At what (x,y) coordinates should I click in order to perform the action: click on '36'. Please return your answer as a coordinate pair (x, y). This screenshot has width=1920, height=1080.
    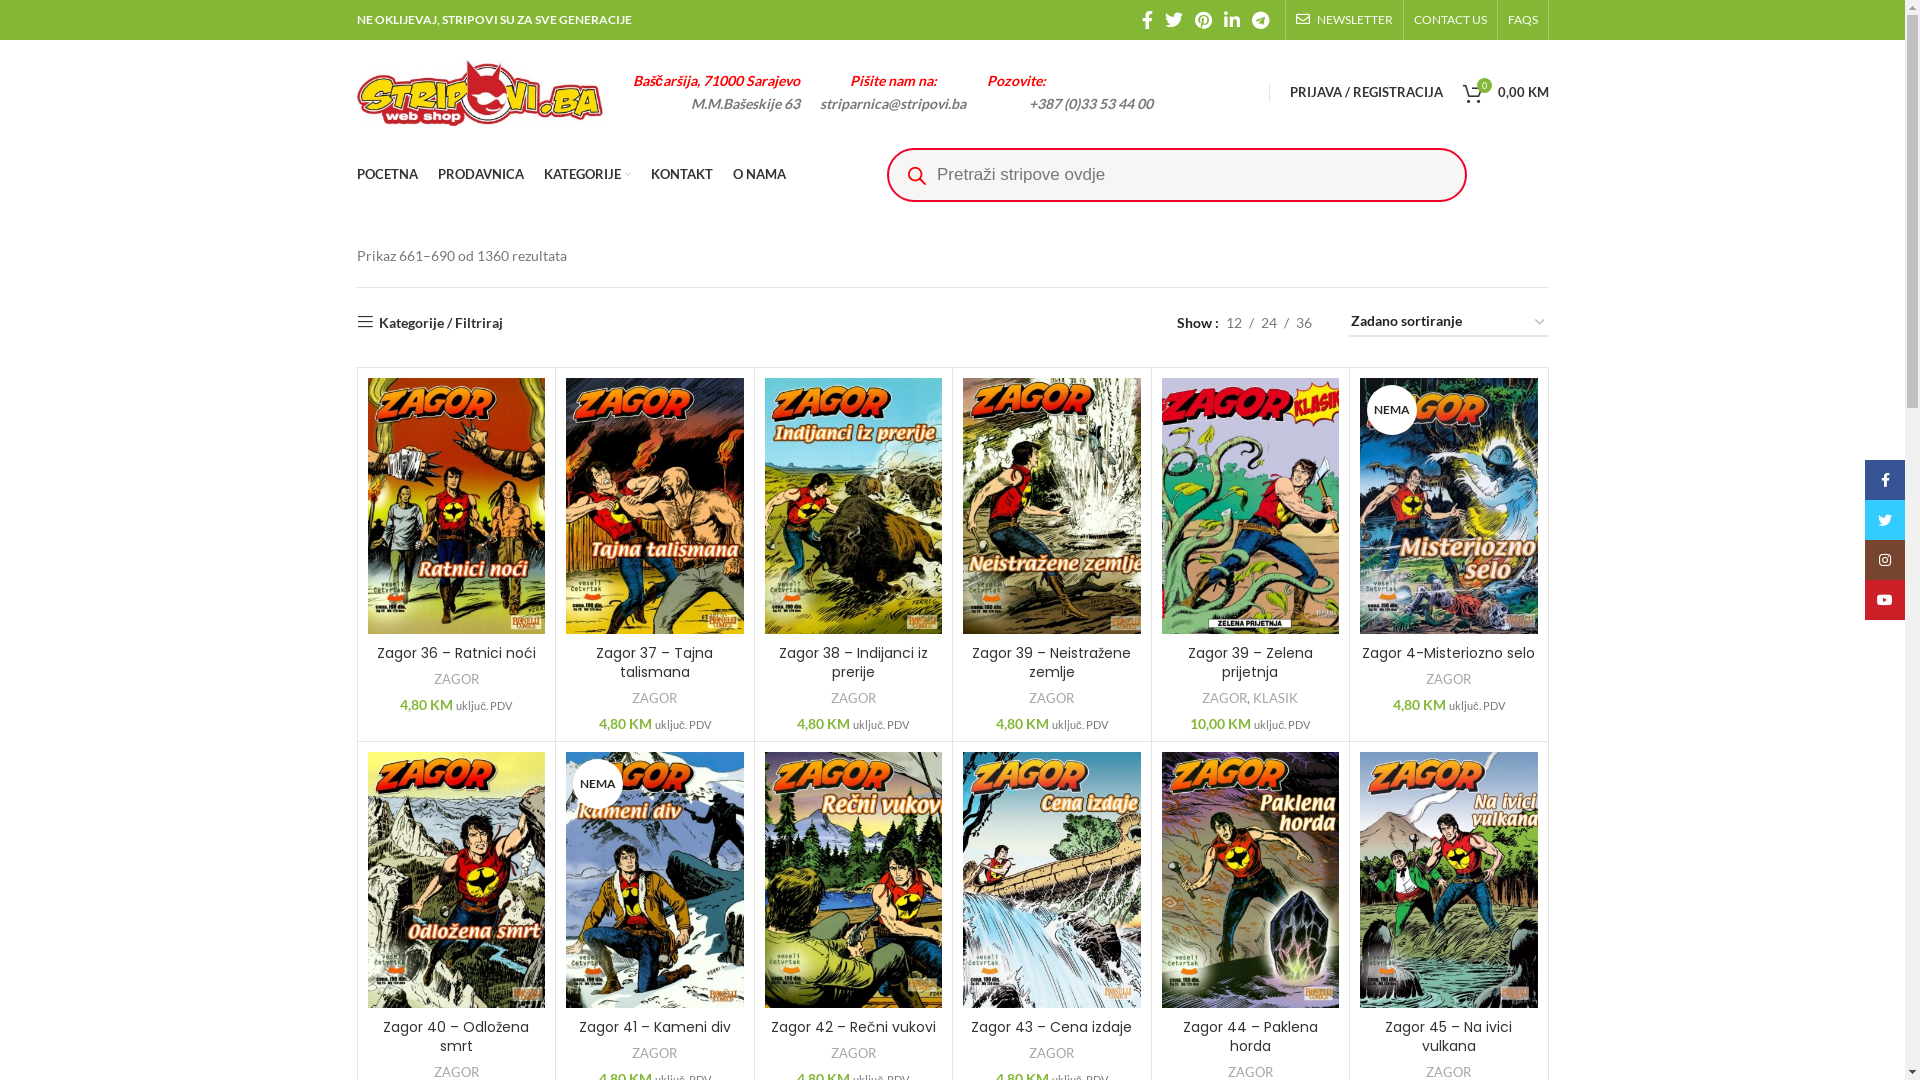
    Looking at the image, I should click on (1302, 322).